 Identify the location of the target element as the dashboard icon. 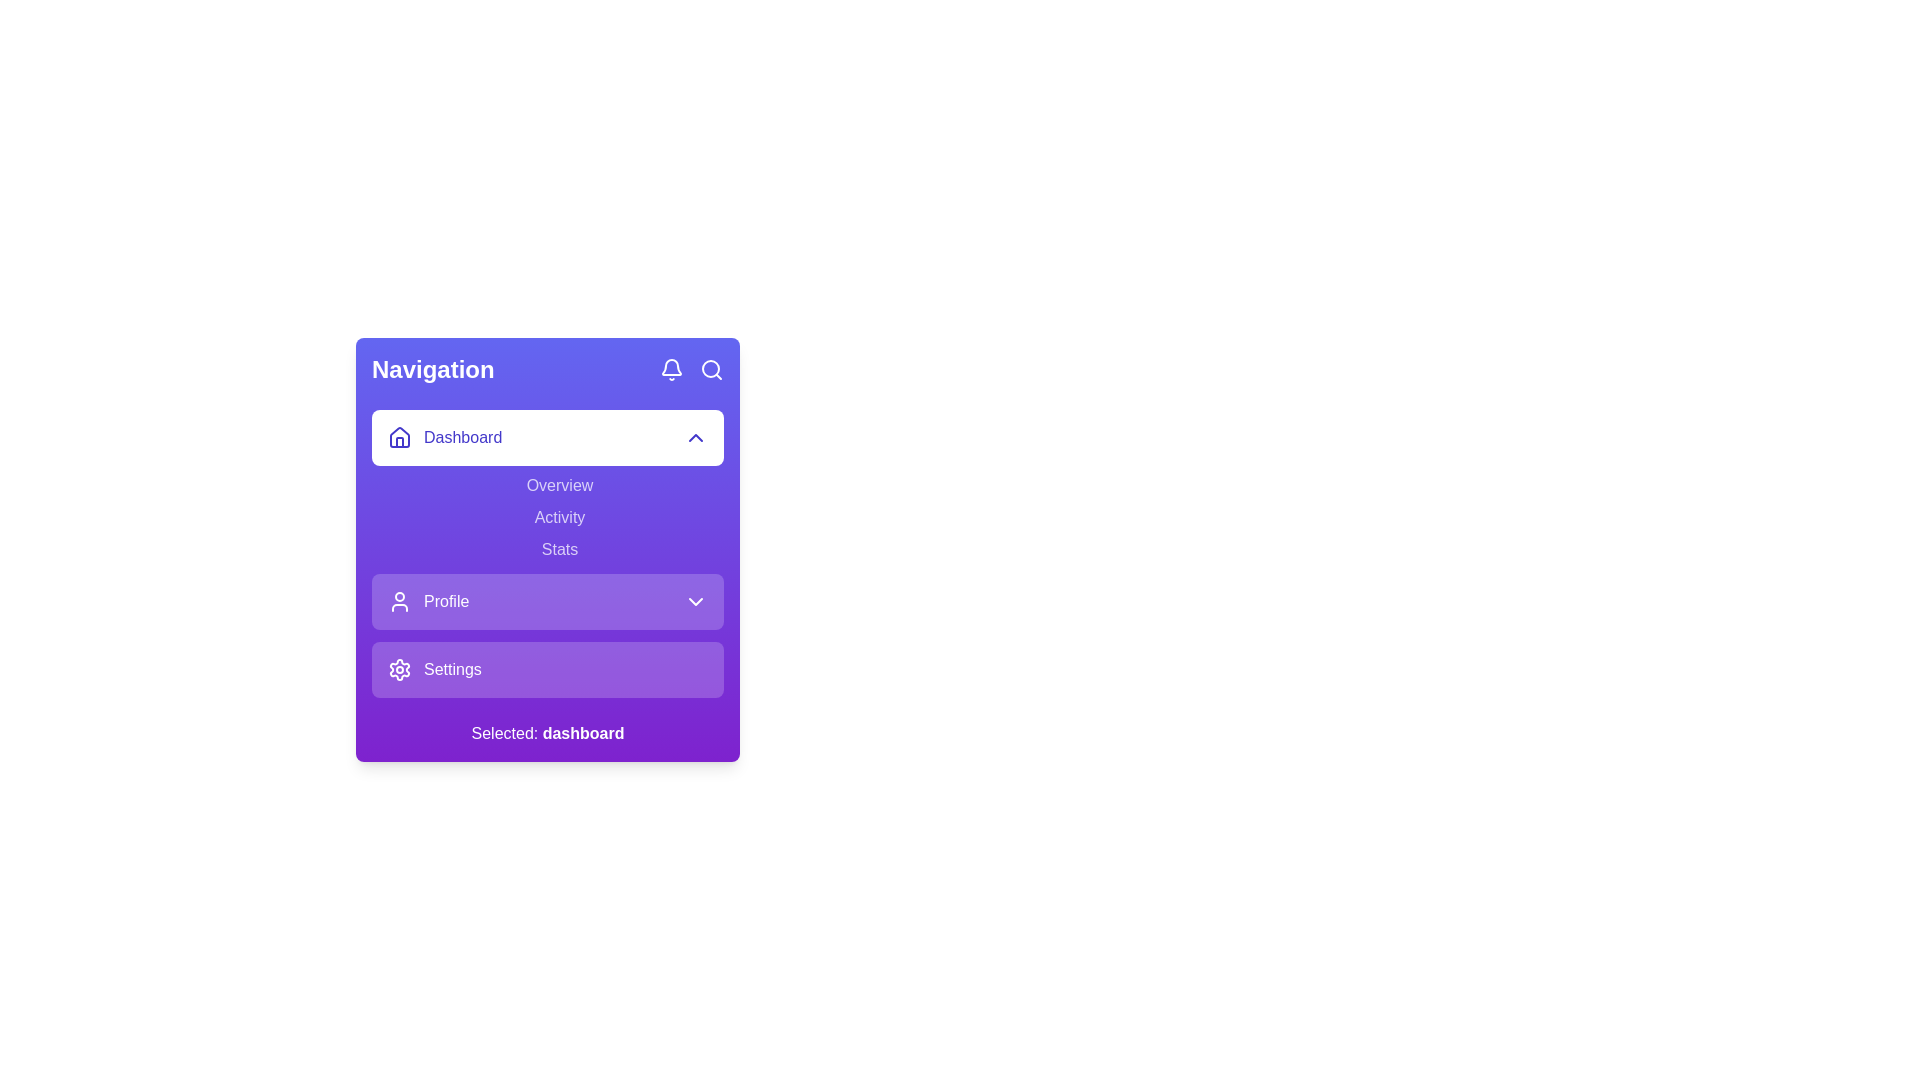
(399, 435).